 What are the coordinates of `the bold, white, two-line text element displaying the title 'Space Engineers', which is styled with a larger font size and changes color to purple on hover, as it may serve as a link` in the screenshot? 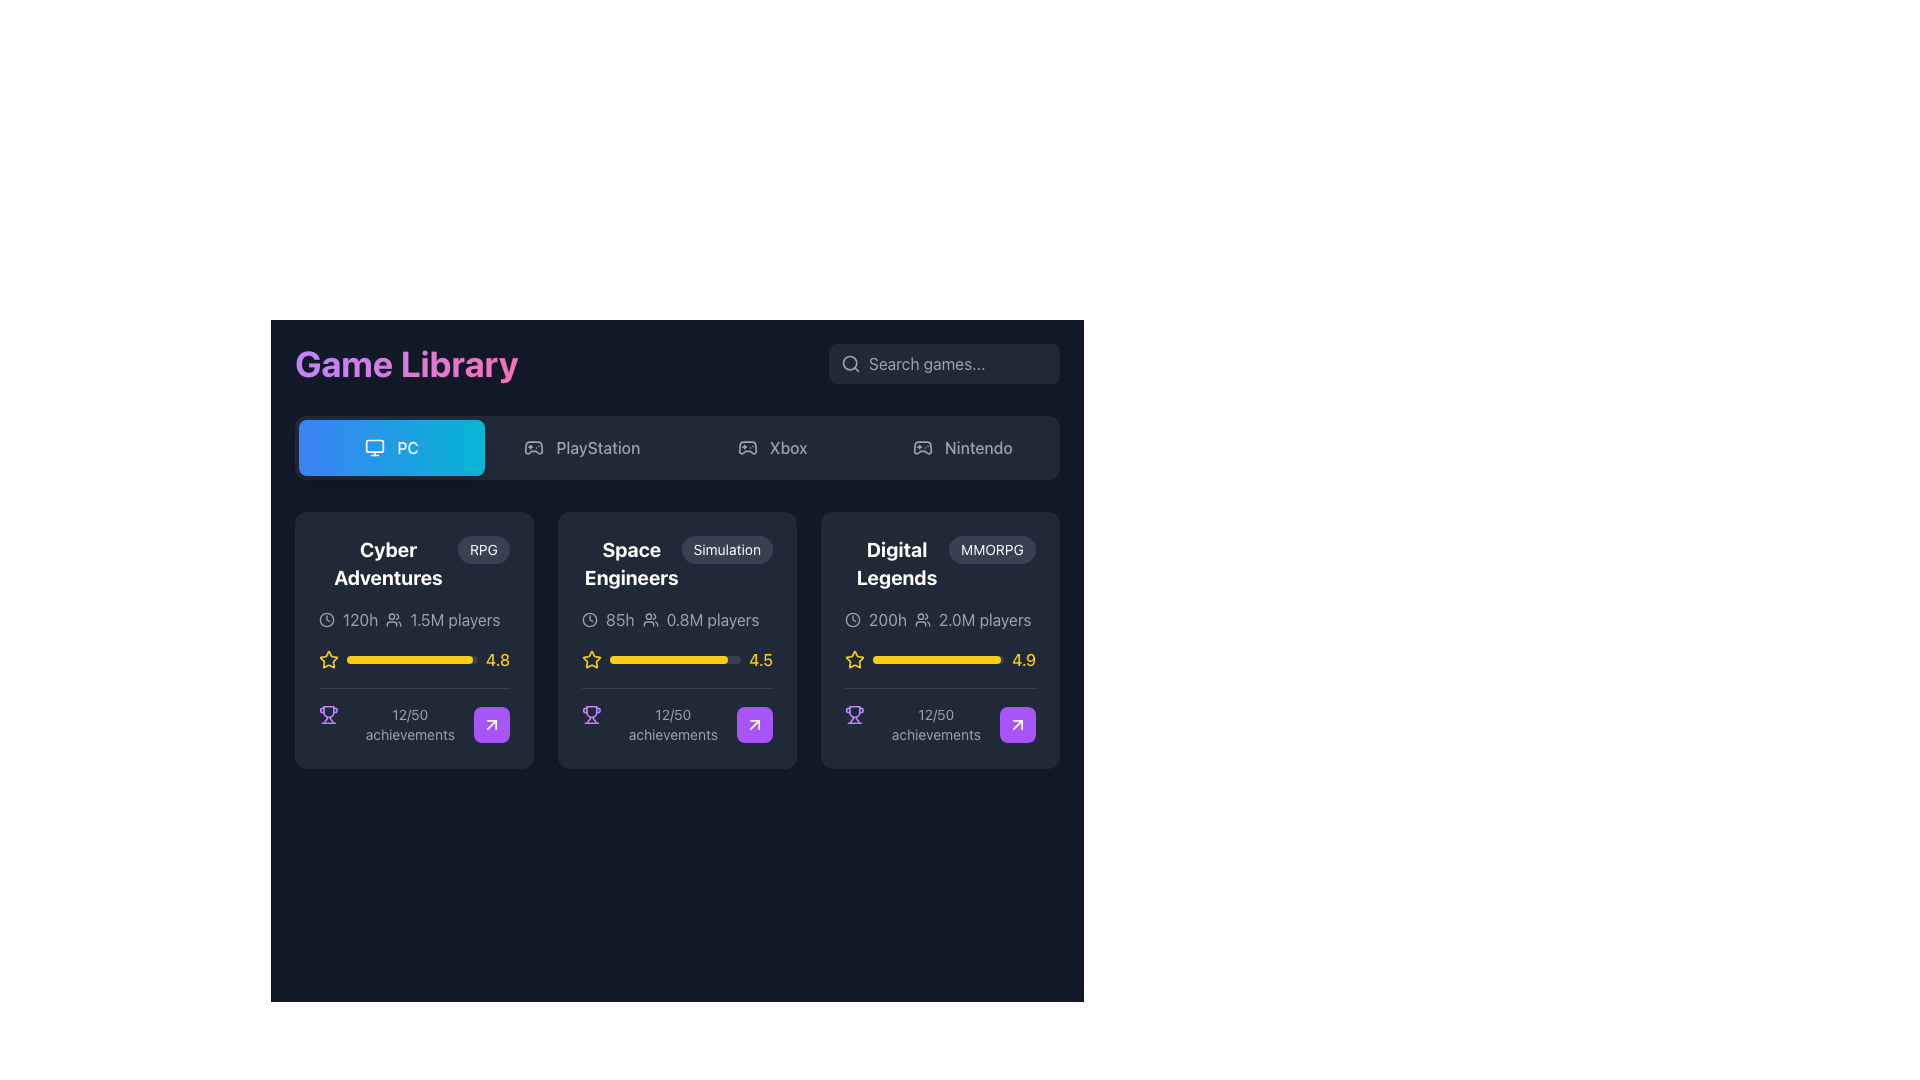 It's located at (630, 563).